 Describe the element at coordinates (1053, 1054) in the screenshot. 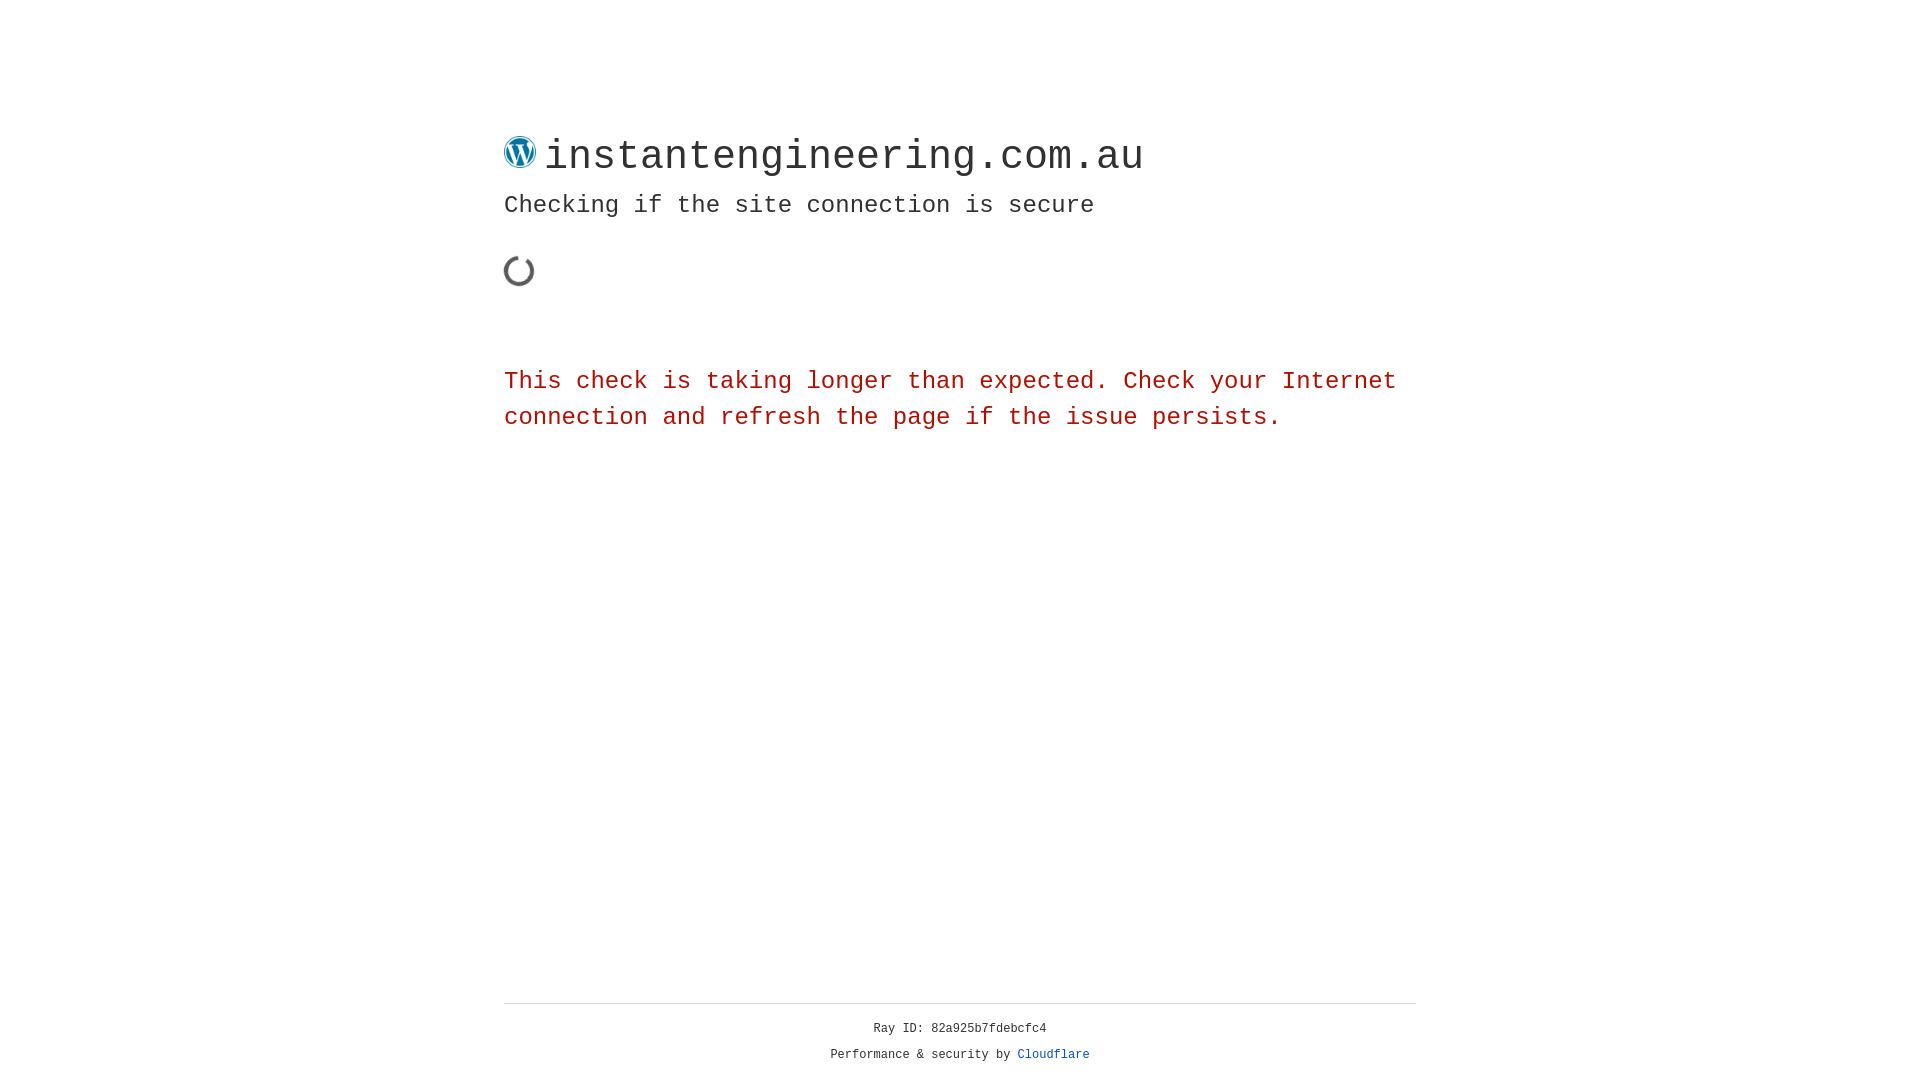

I see `'Cloudflare'` at that location.